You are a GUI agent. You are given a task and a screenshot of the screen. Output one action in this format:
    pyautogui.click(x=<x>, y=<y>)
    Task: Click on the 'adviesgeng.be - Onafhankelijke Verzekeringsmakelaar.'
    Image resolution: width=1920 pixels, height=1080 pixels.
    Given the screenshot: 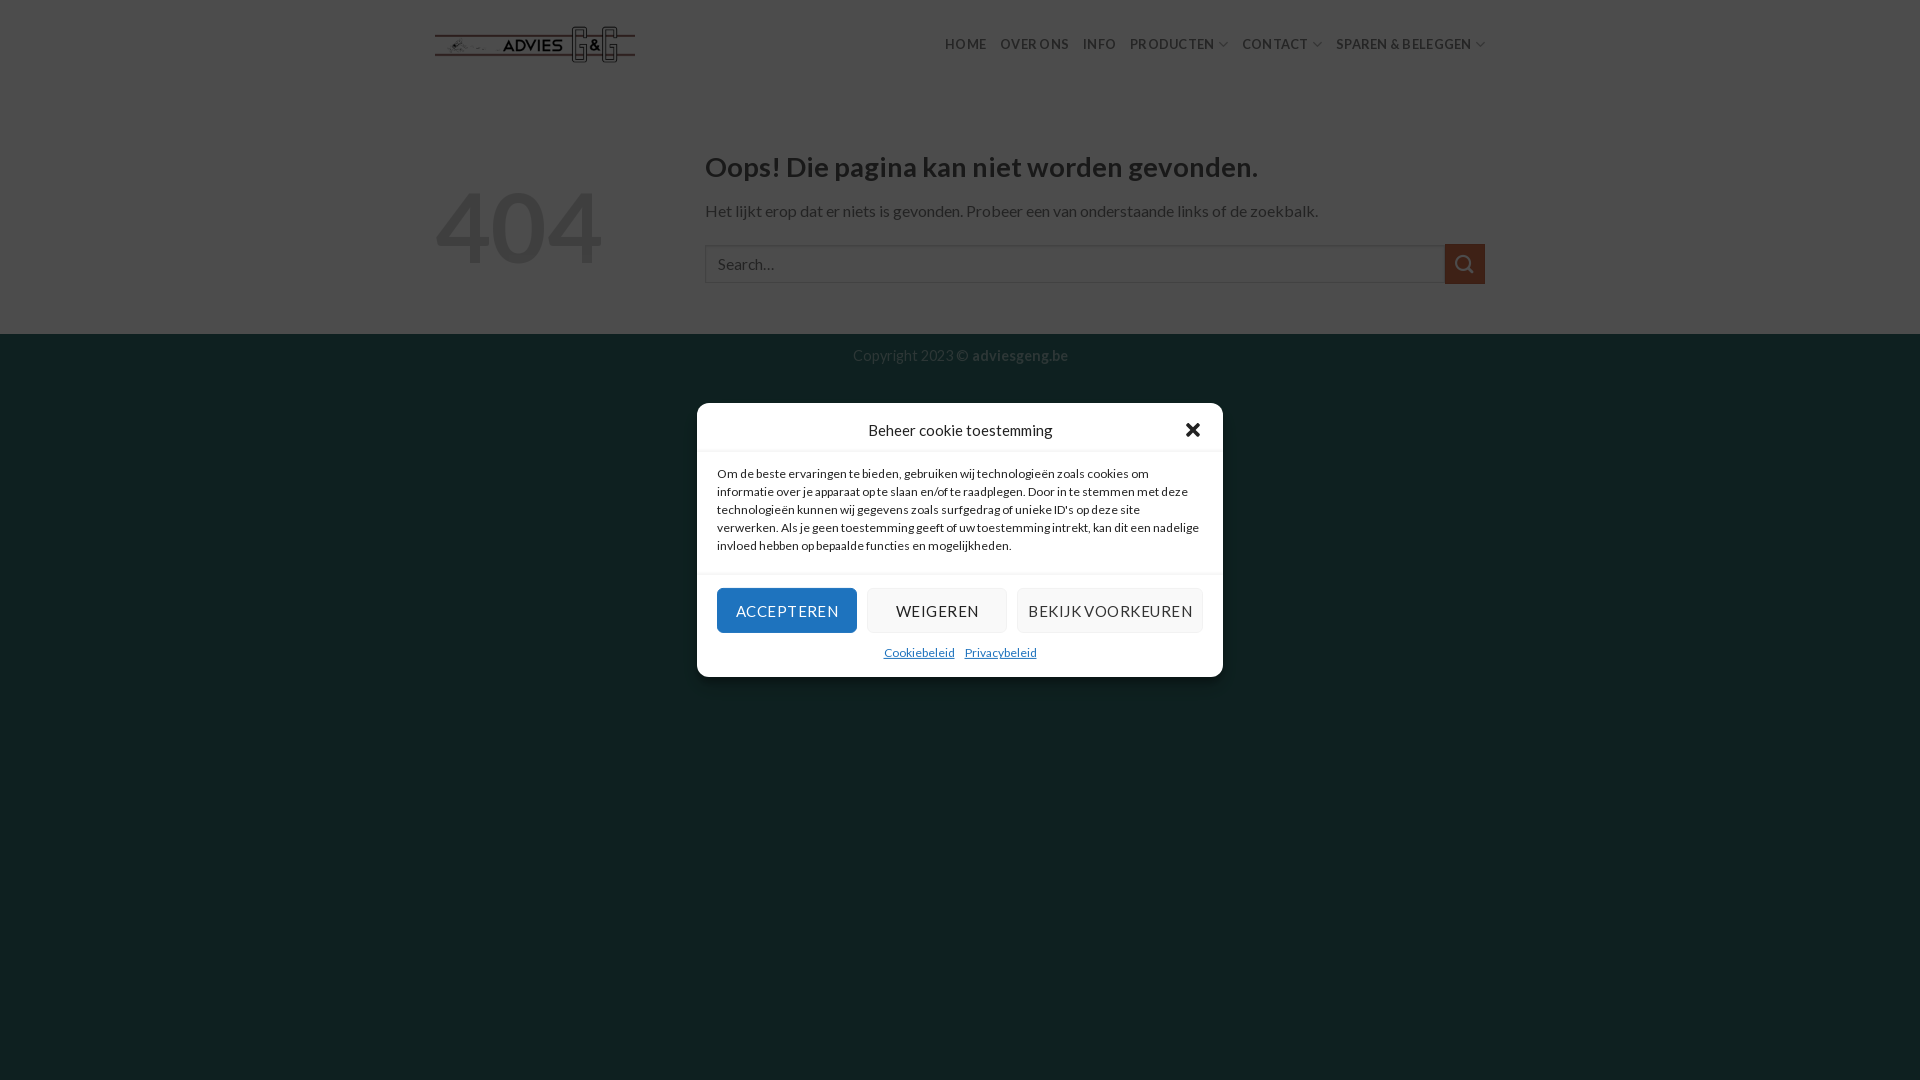 What is the action you would take?
    pyautogui.click(x=534, y=43)
    